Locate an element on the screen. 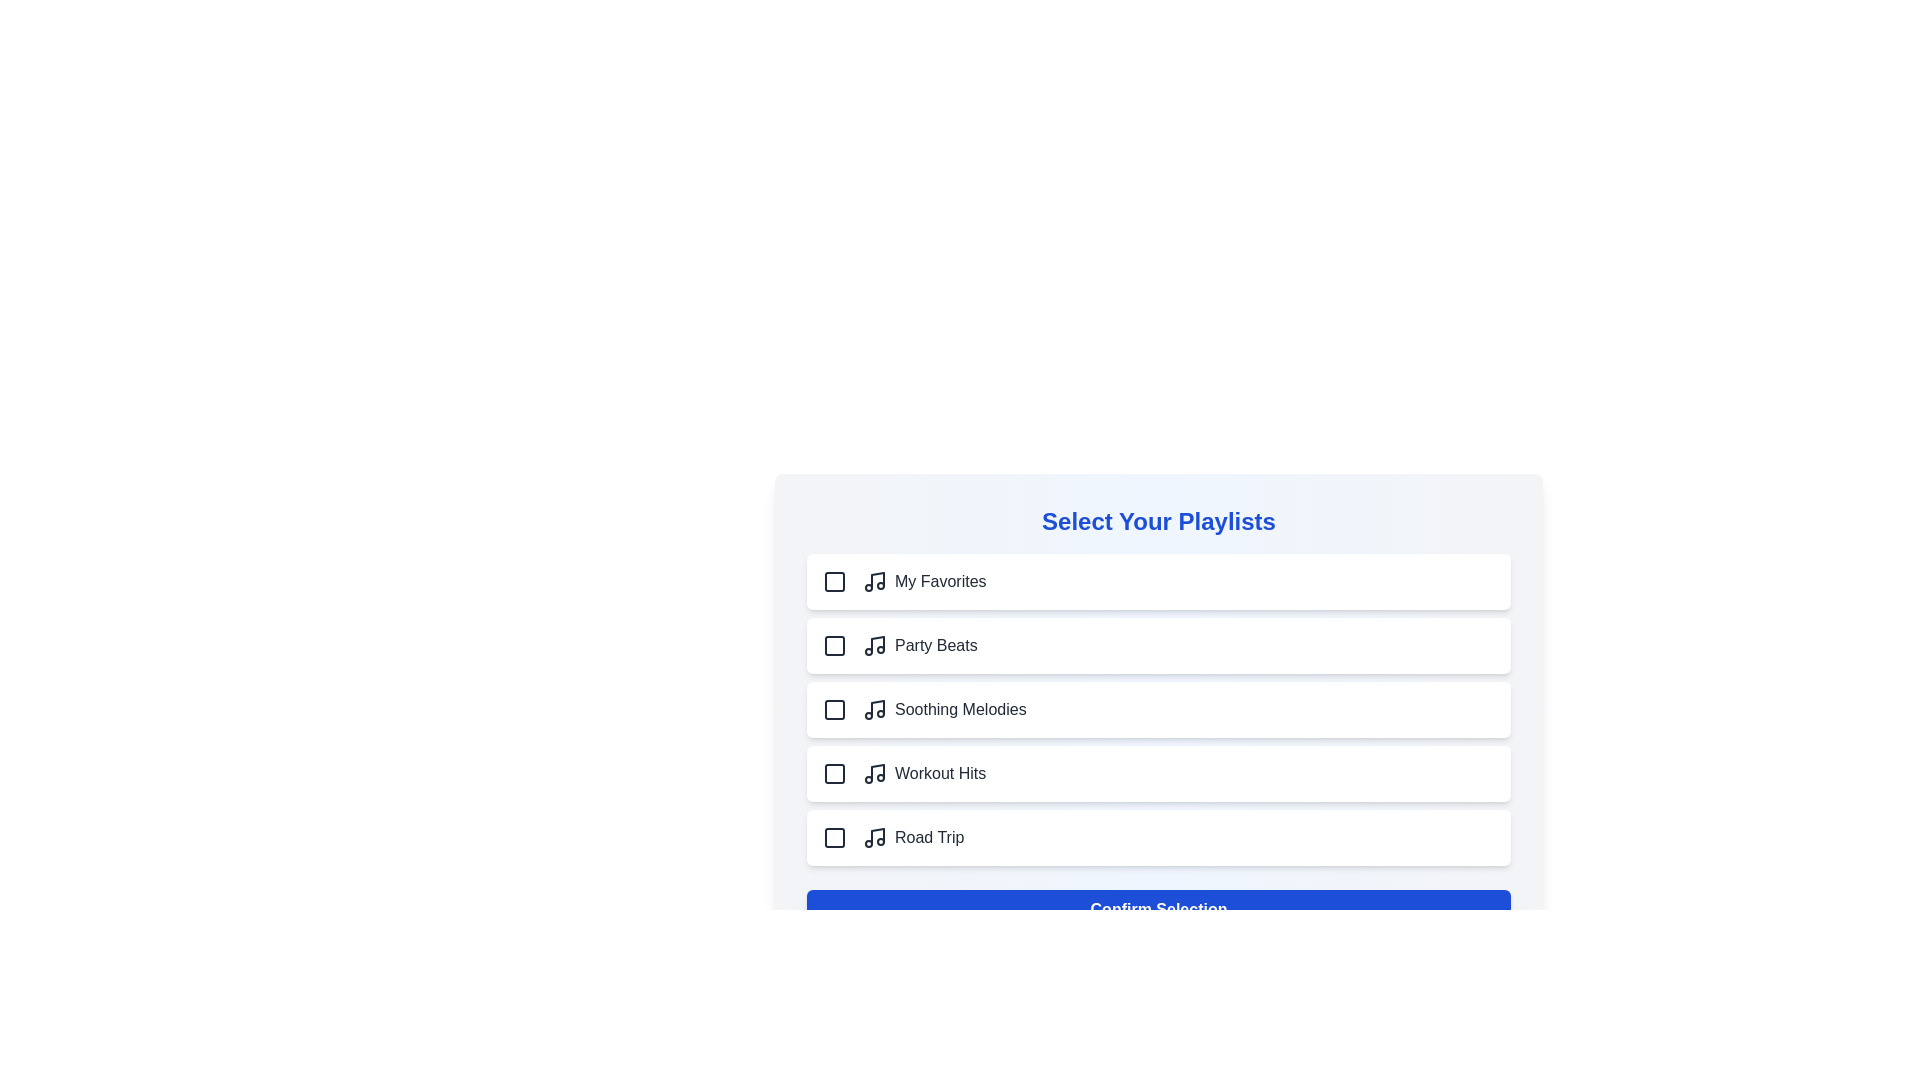 Image resolution: width=1920 pixels, height=1080 pixels. the playlist item Soothing Melodies to toggle its selection state is located at coordinates (1158, 708).